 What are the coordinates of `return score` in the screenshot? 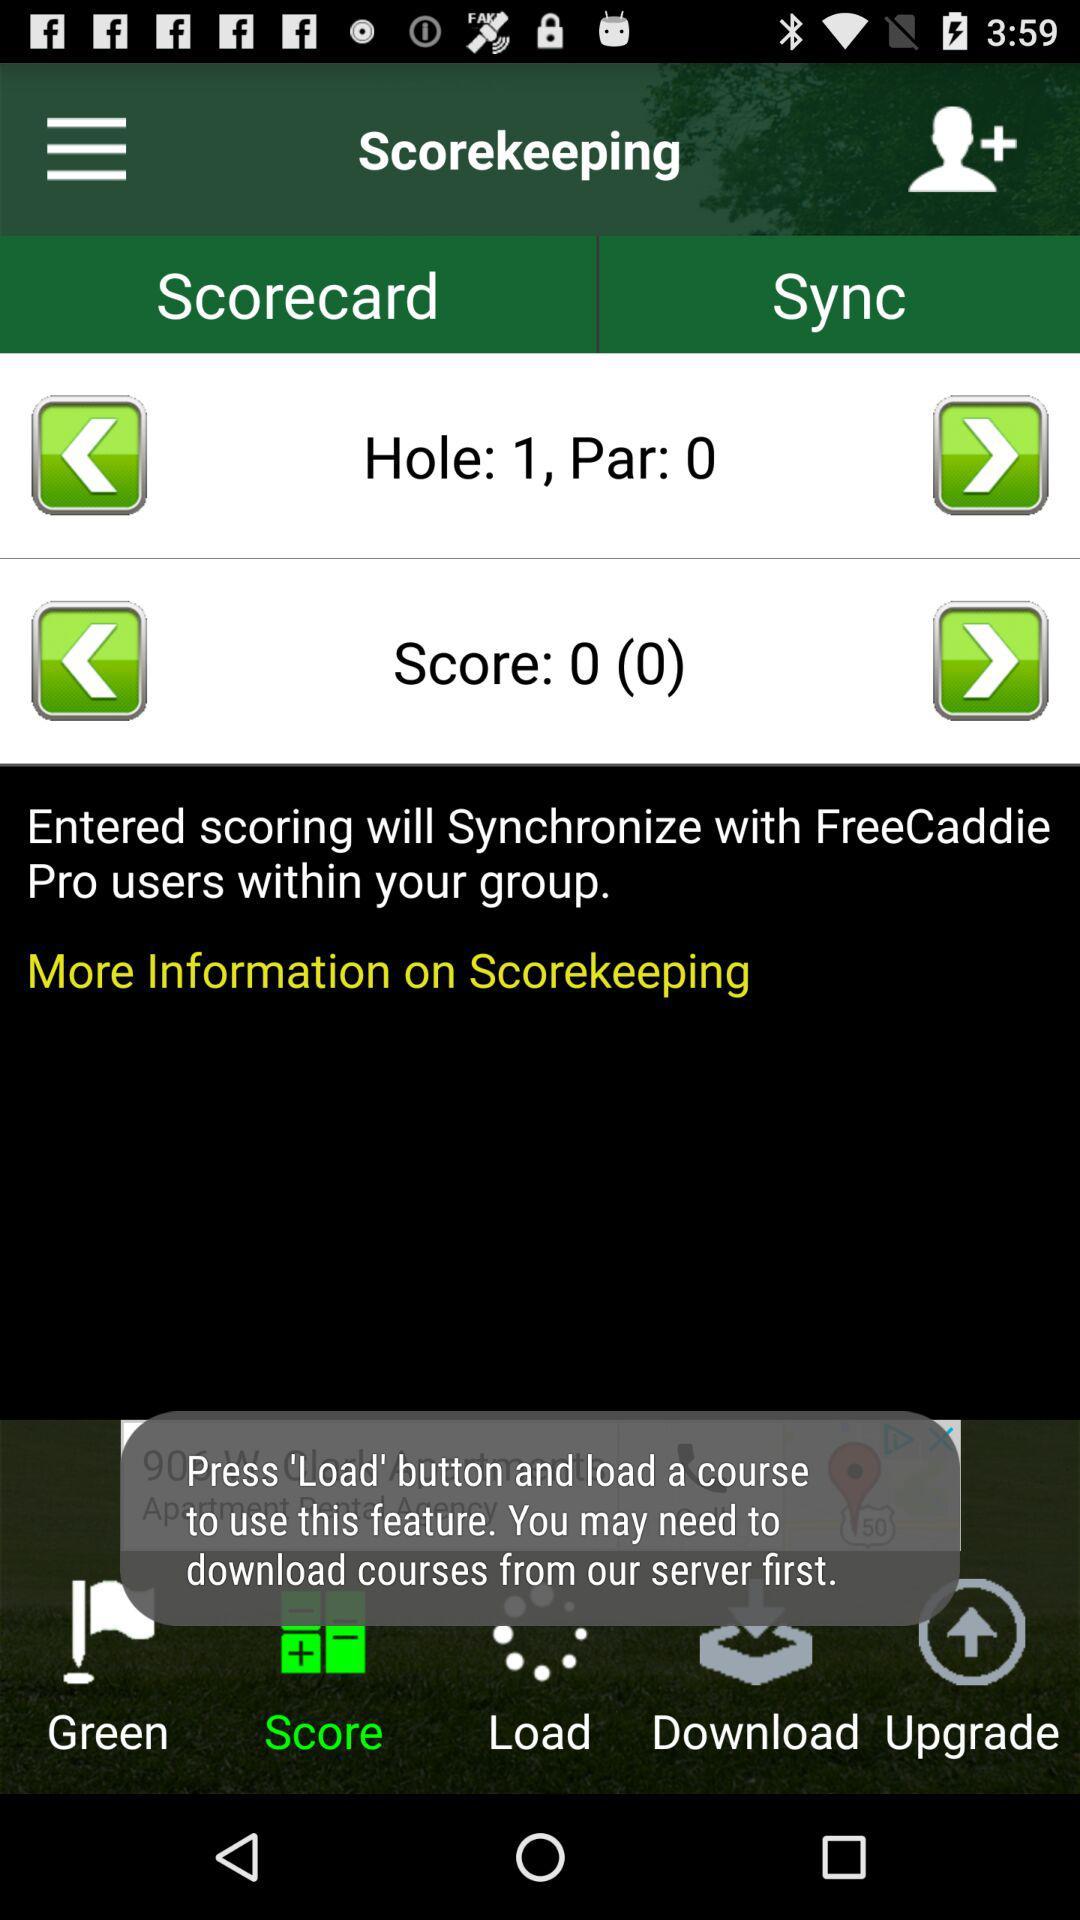 It's located at (88, 660).